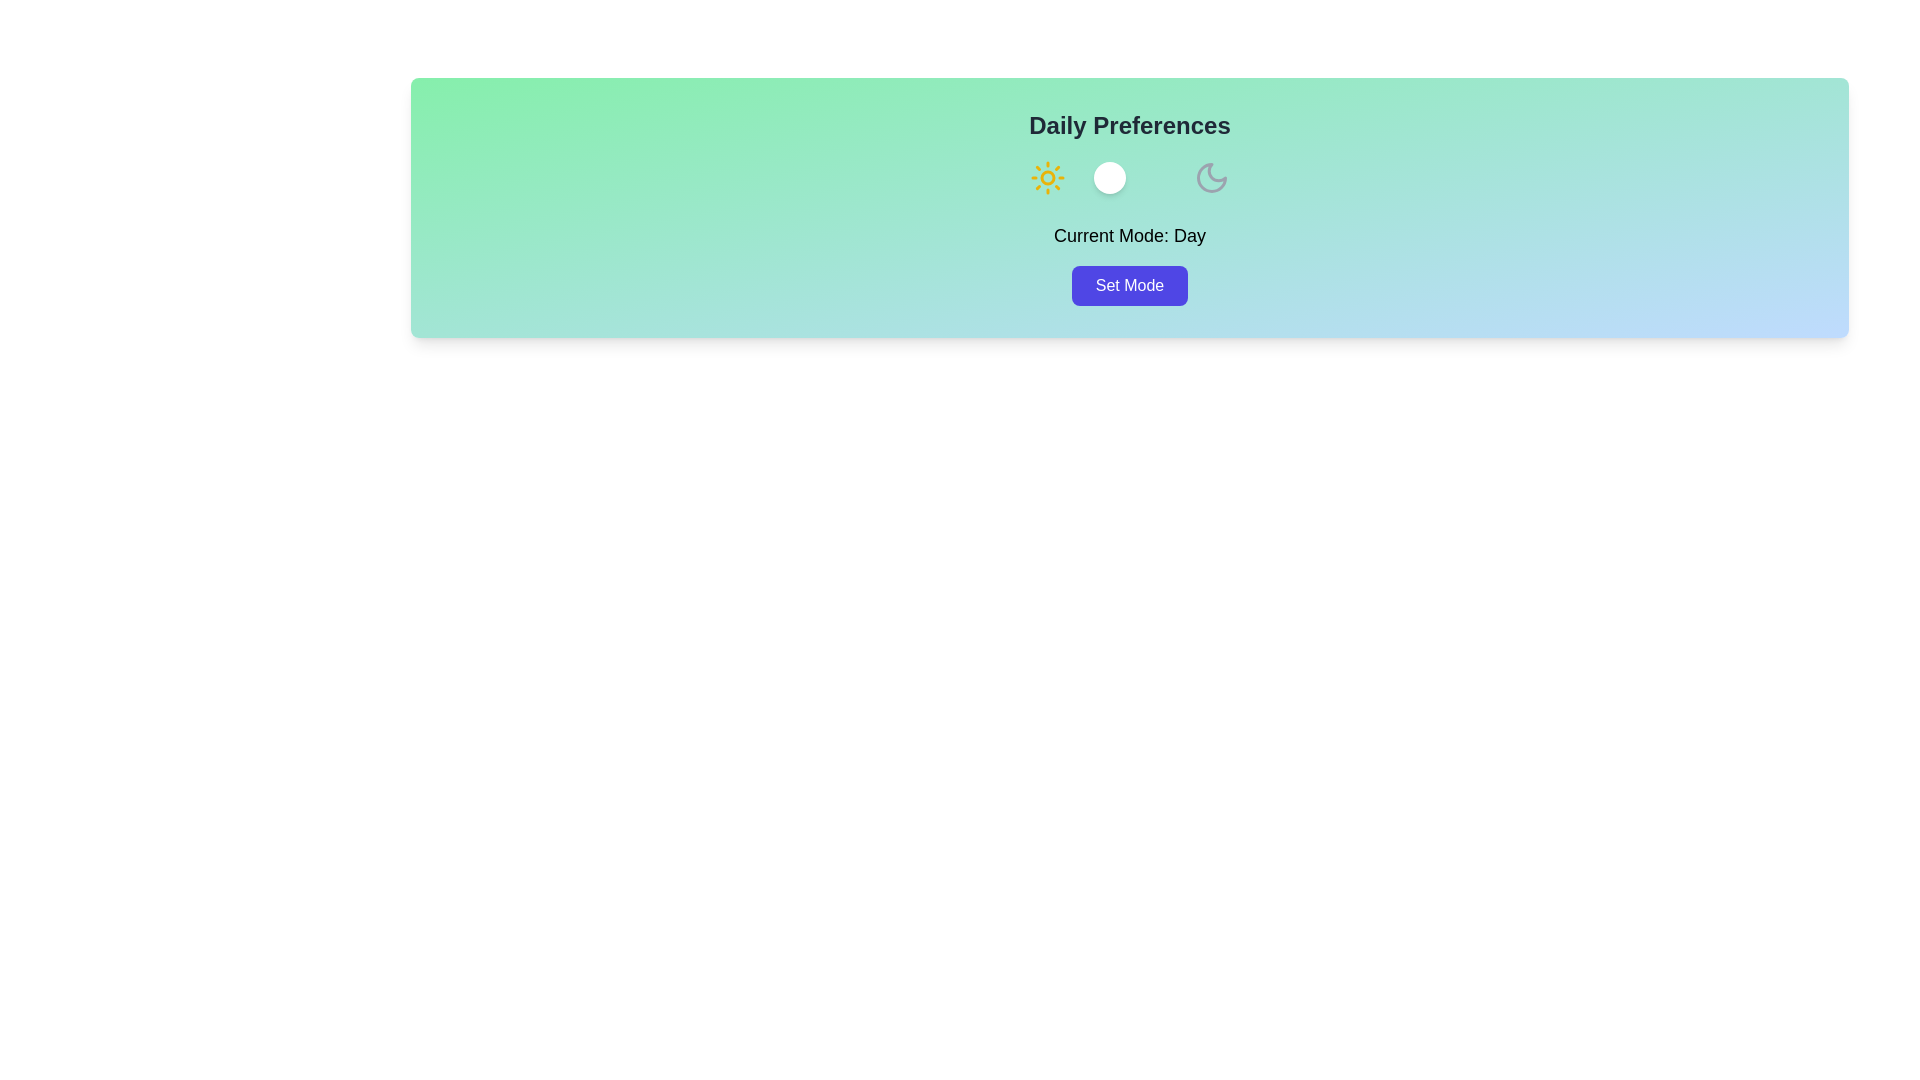 This screenshot has height=1080, width=1920. I want to click on the sun icon to toggle the mode, so click(1046, 176).